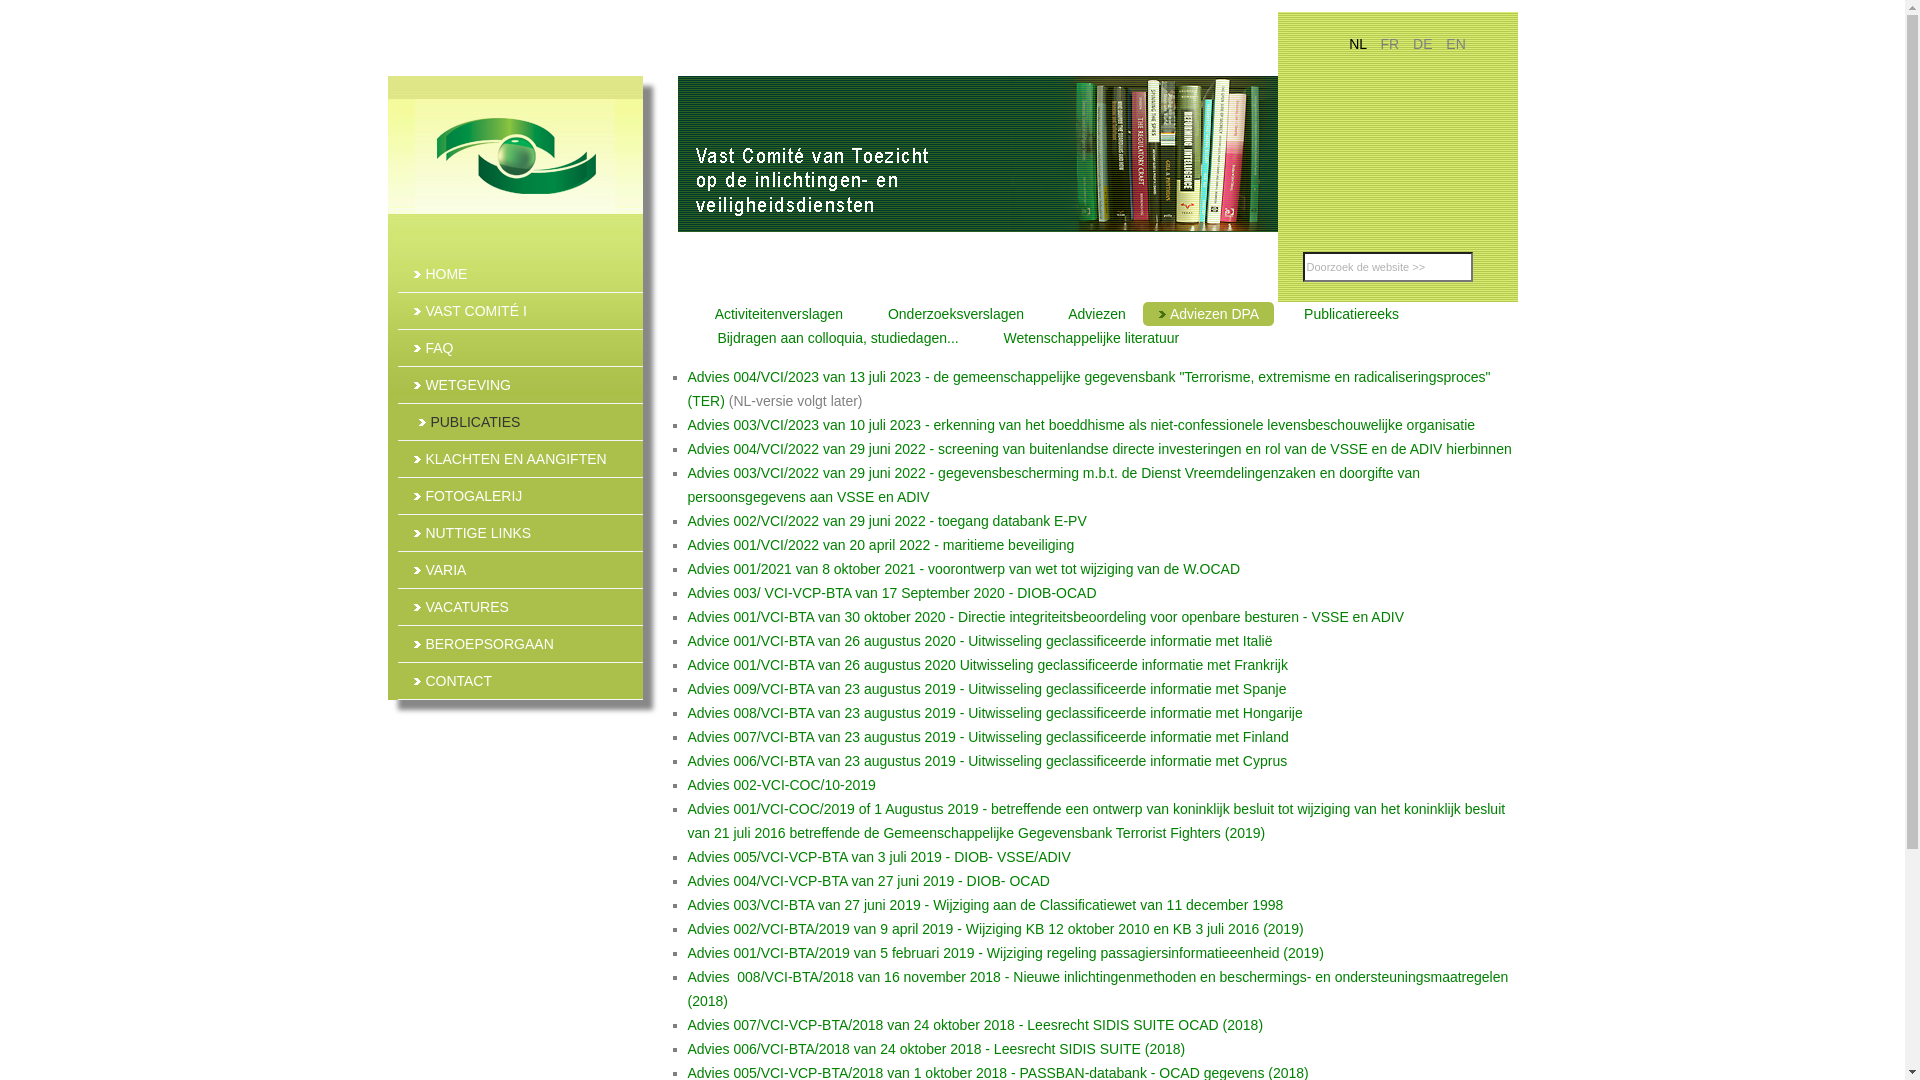 This screenshot has height=1080, width=1920. I want to click on 'DE', so click(1423, 43).